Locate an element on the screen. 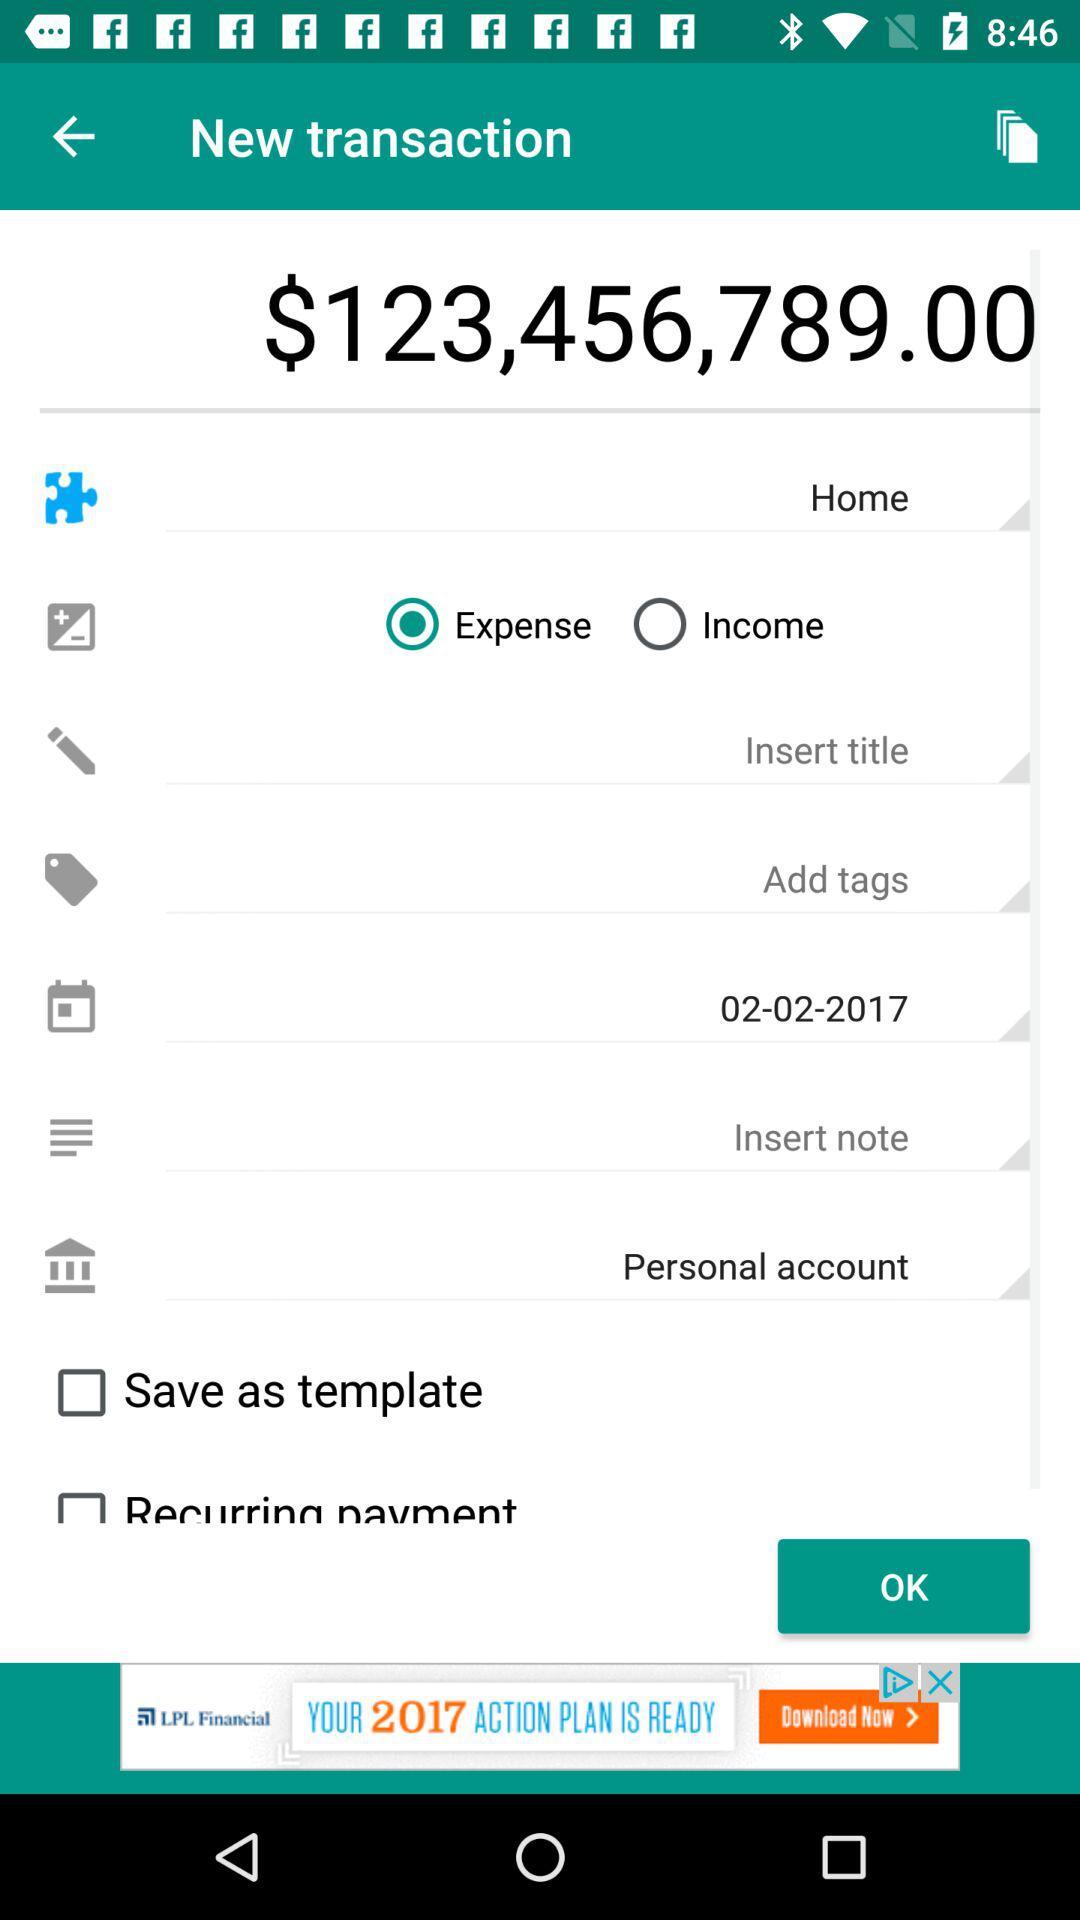  click on advertisement is located at coordinates (540, 1727).